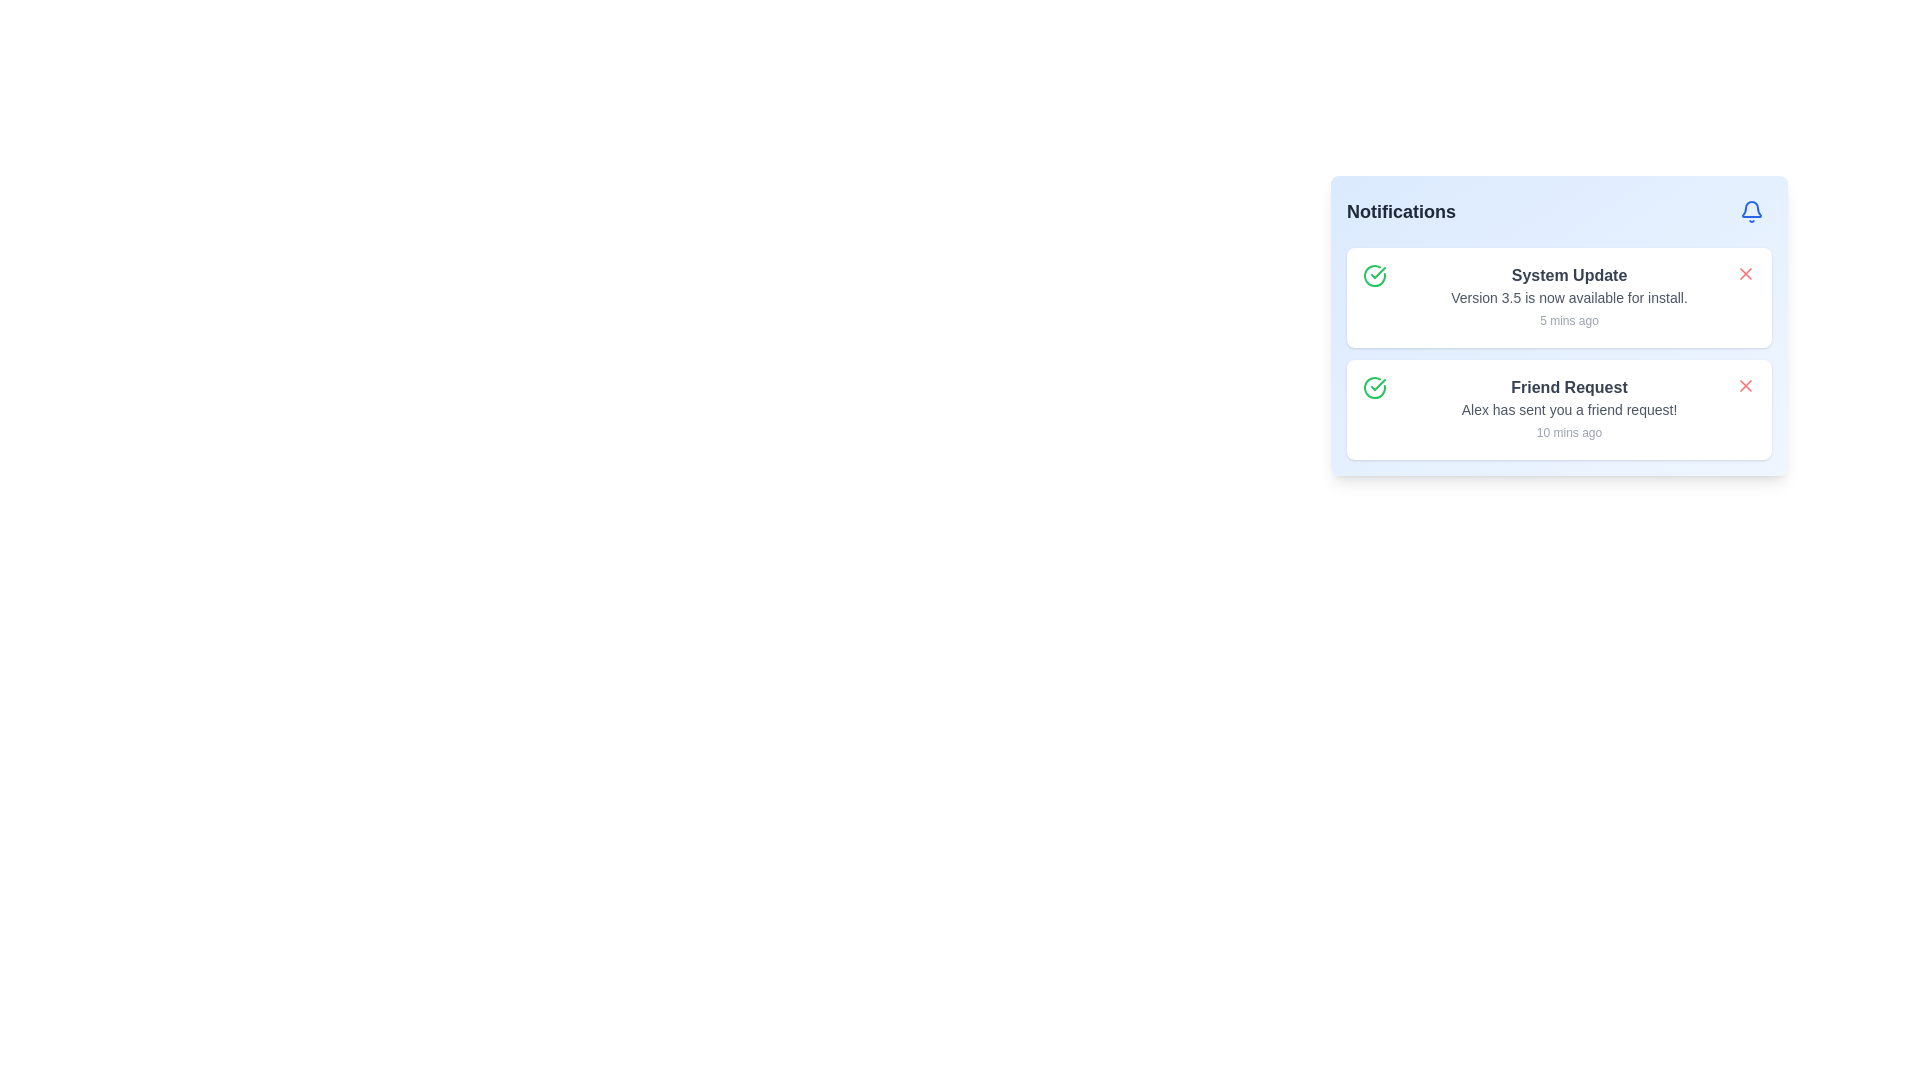  Describe the element at coordinates (1568, 297) in the screenshot. I see `the text element that reads 'Version 3.5 is now available for install.' which is styled in gray and positioned below the title 'System Update' within the notification box` at that location.